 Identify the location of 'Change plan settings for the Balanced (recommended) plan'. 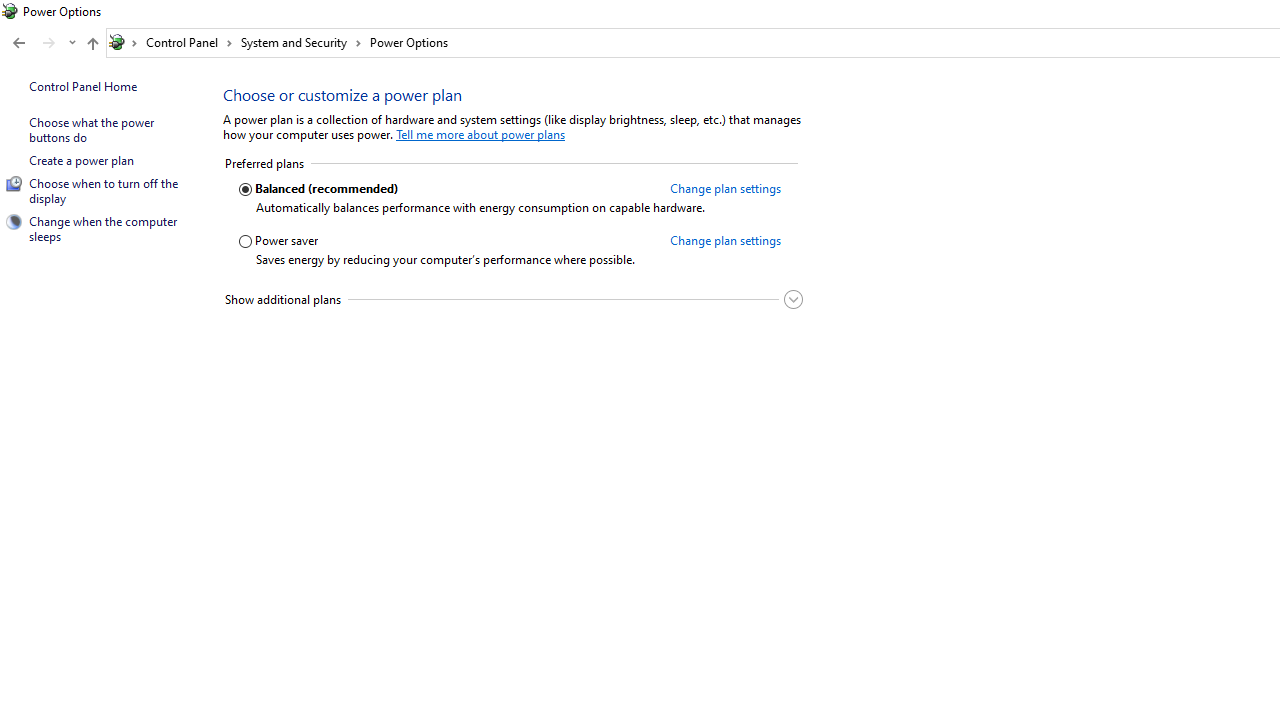
(724, 188).